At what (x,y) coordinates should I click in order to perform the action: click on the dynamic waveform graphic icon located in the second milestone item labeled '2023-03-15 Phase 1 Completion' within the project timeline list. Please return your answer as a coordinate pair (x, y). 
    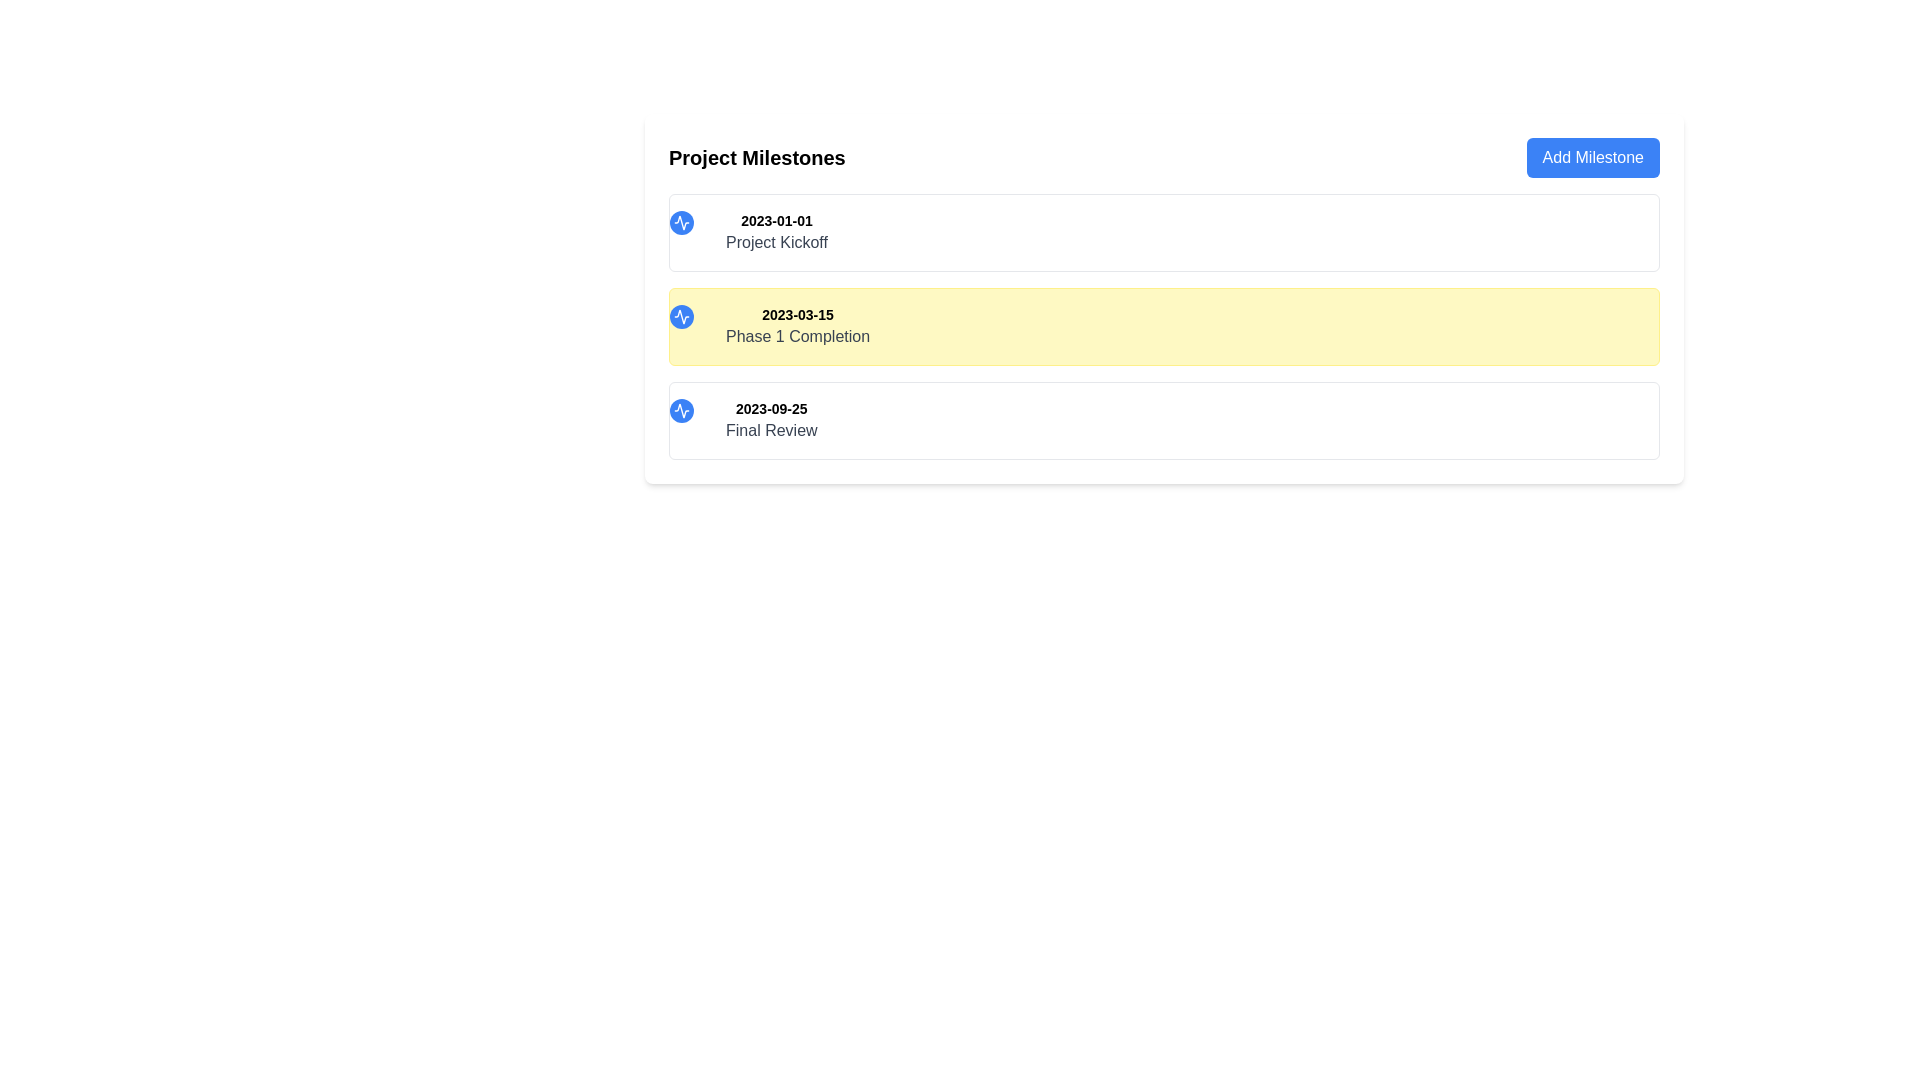
    Looking at the image, I should click on (681, 315).